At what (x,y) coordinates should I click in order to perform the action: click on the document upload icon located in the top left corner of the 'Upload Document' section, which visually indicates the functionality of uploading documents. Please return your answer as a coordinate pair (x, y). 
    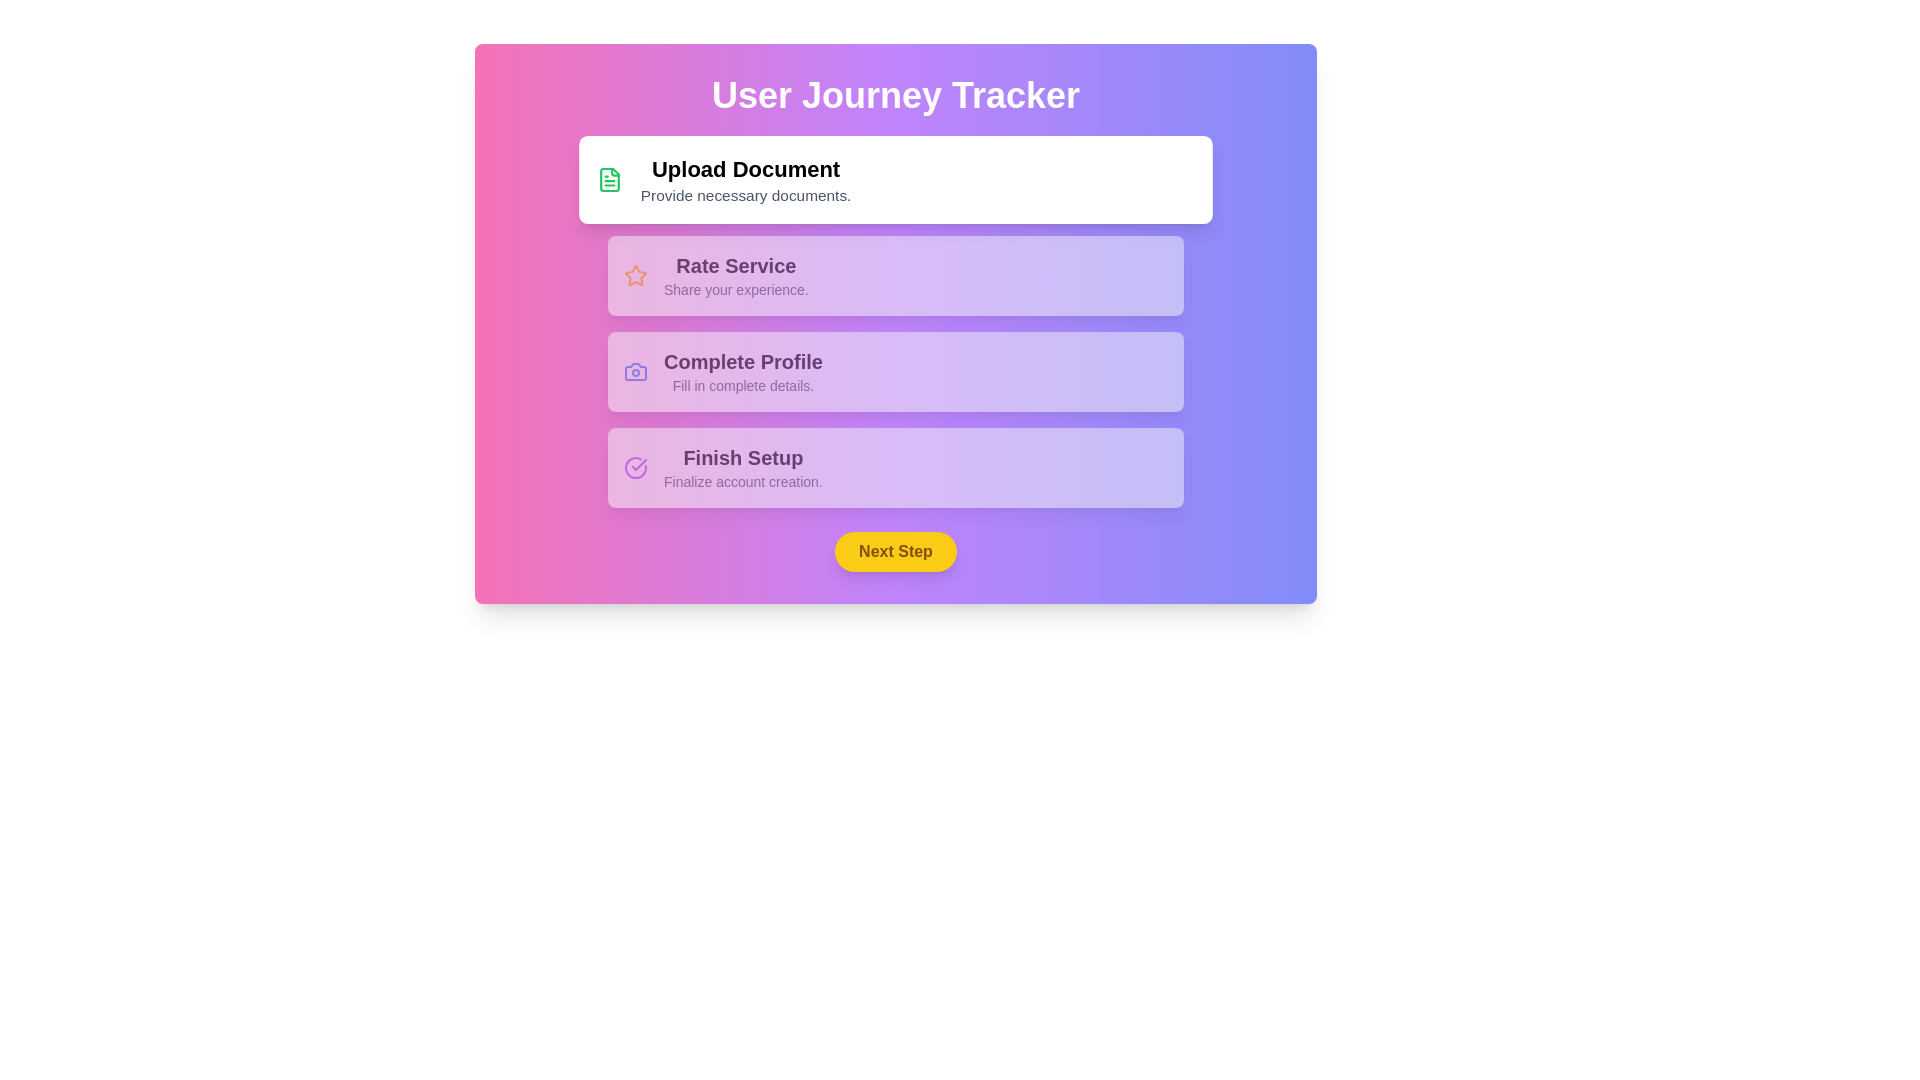
    Looking at the image, I should click on (608, 180).